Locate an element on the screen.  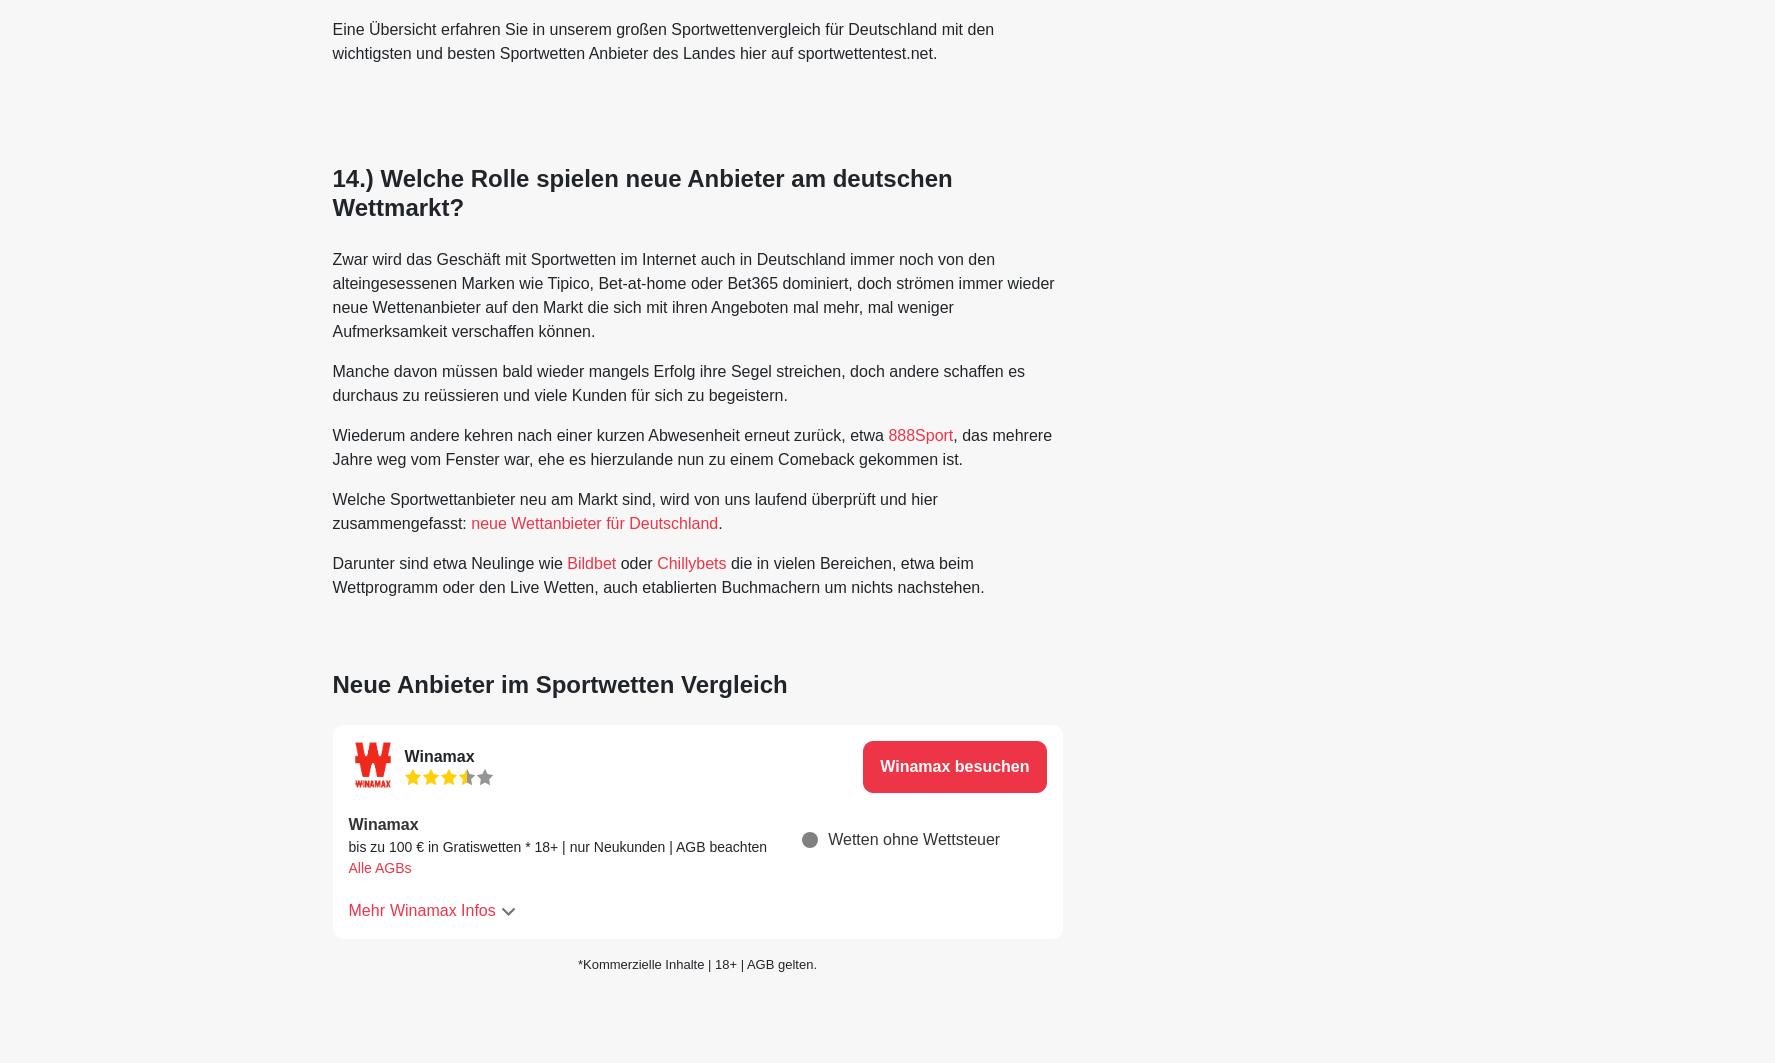
'.' is located at coordinates (718, 522).